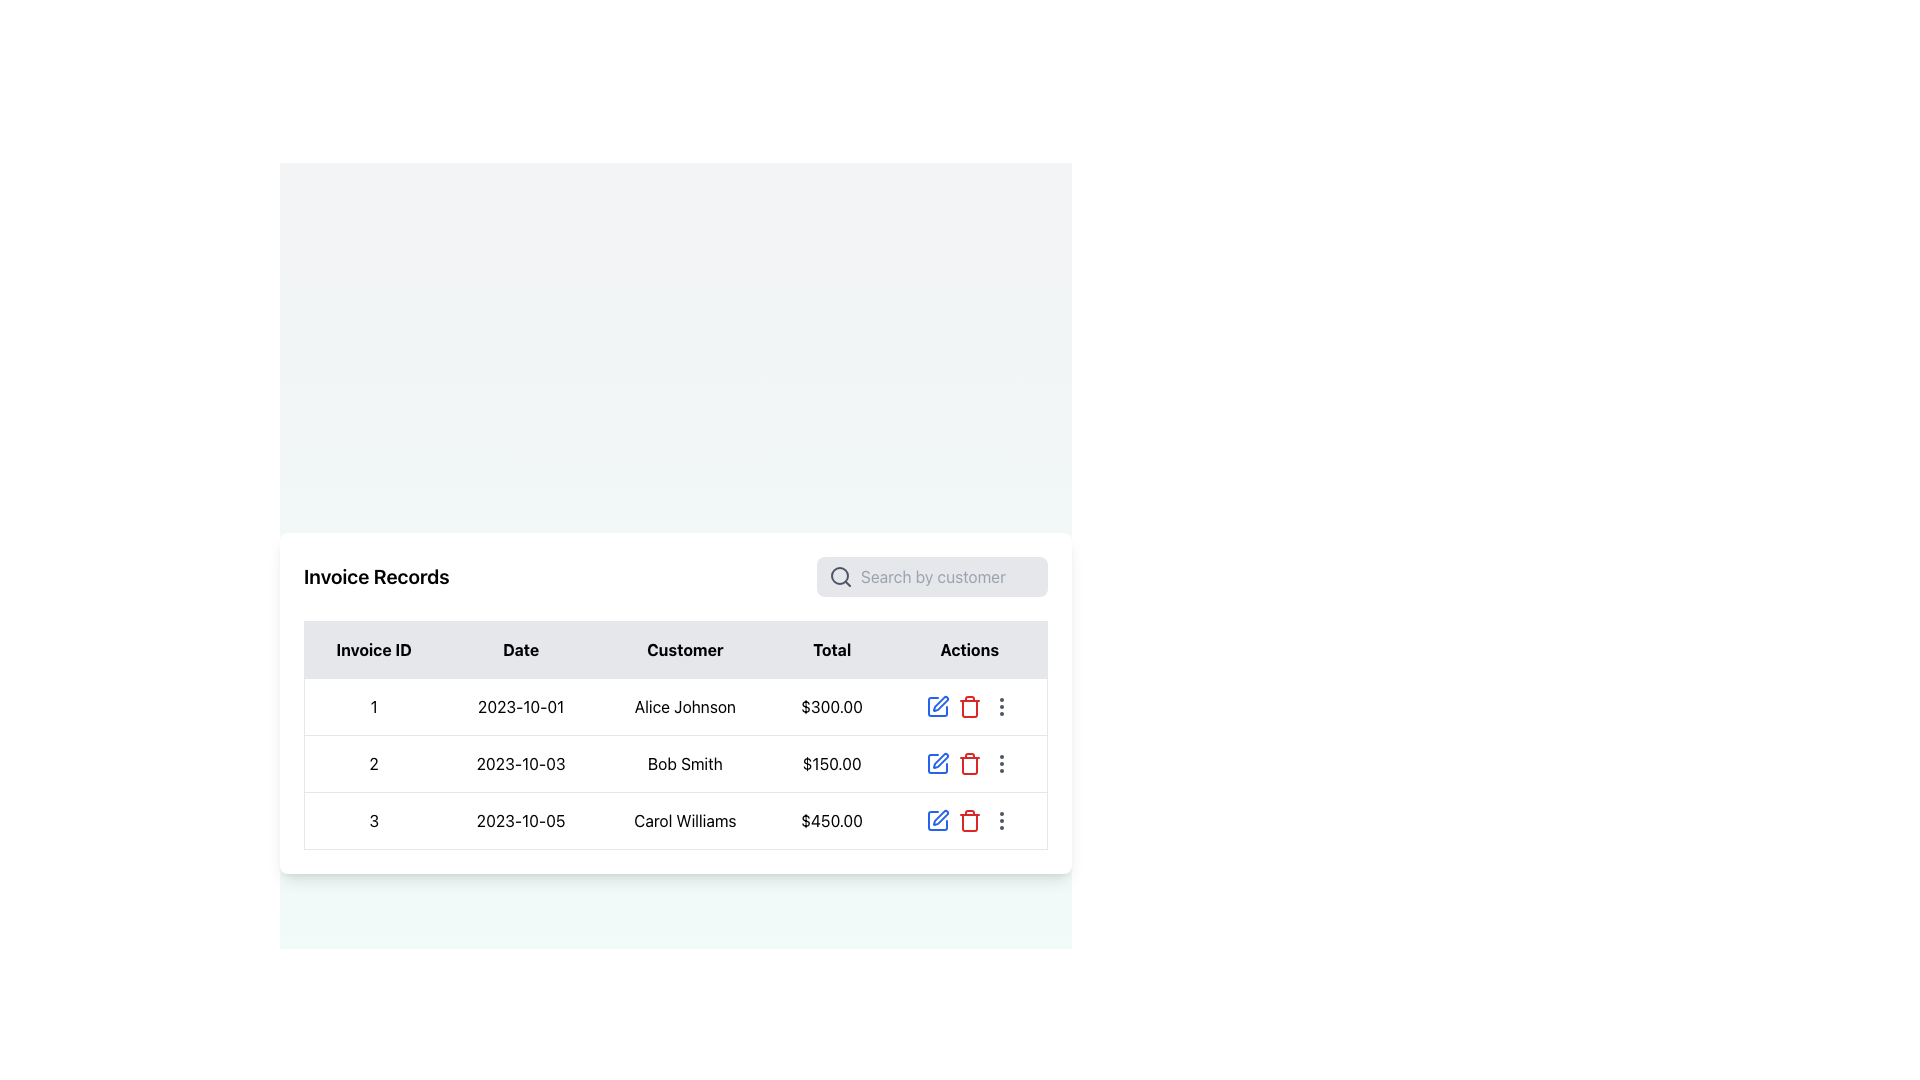 The image size is (1920, 1080). What do you see at coordinates (939, 760) in the screenshot?
I see `the small blue pen icon in the 'Actions' column of the second row of the invoices table` at bounding box center [939, 760].